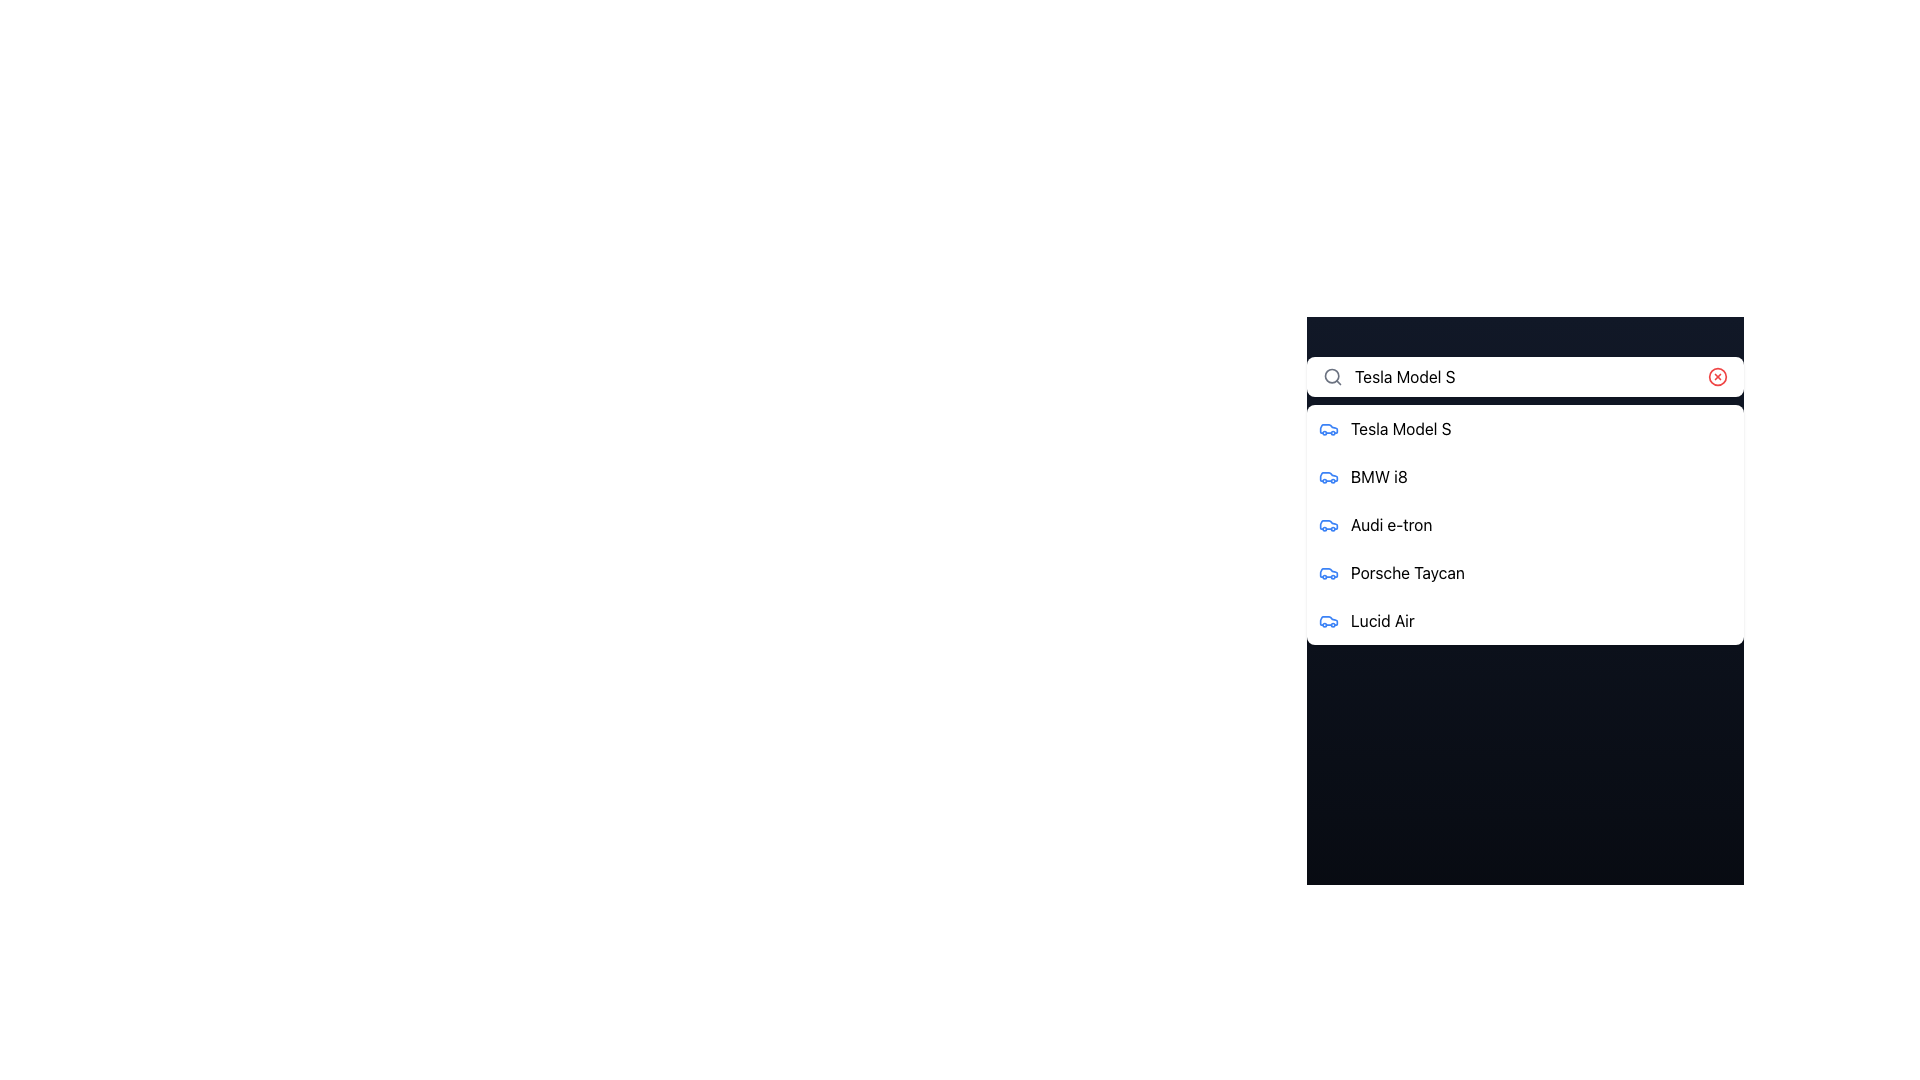  I want to click on blue car icon element located to the left of the text 'Lucid Air' in the fifth item of the vertical menu for its properties, so click(1329, 620).